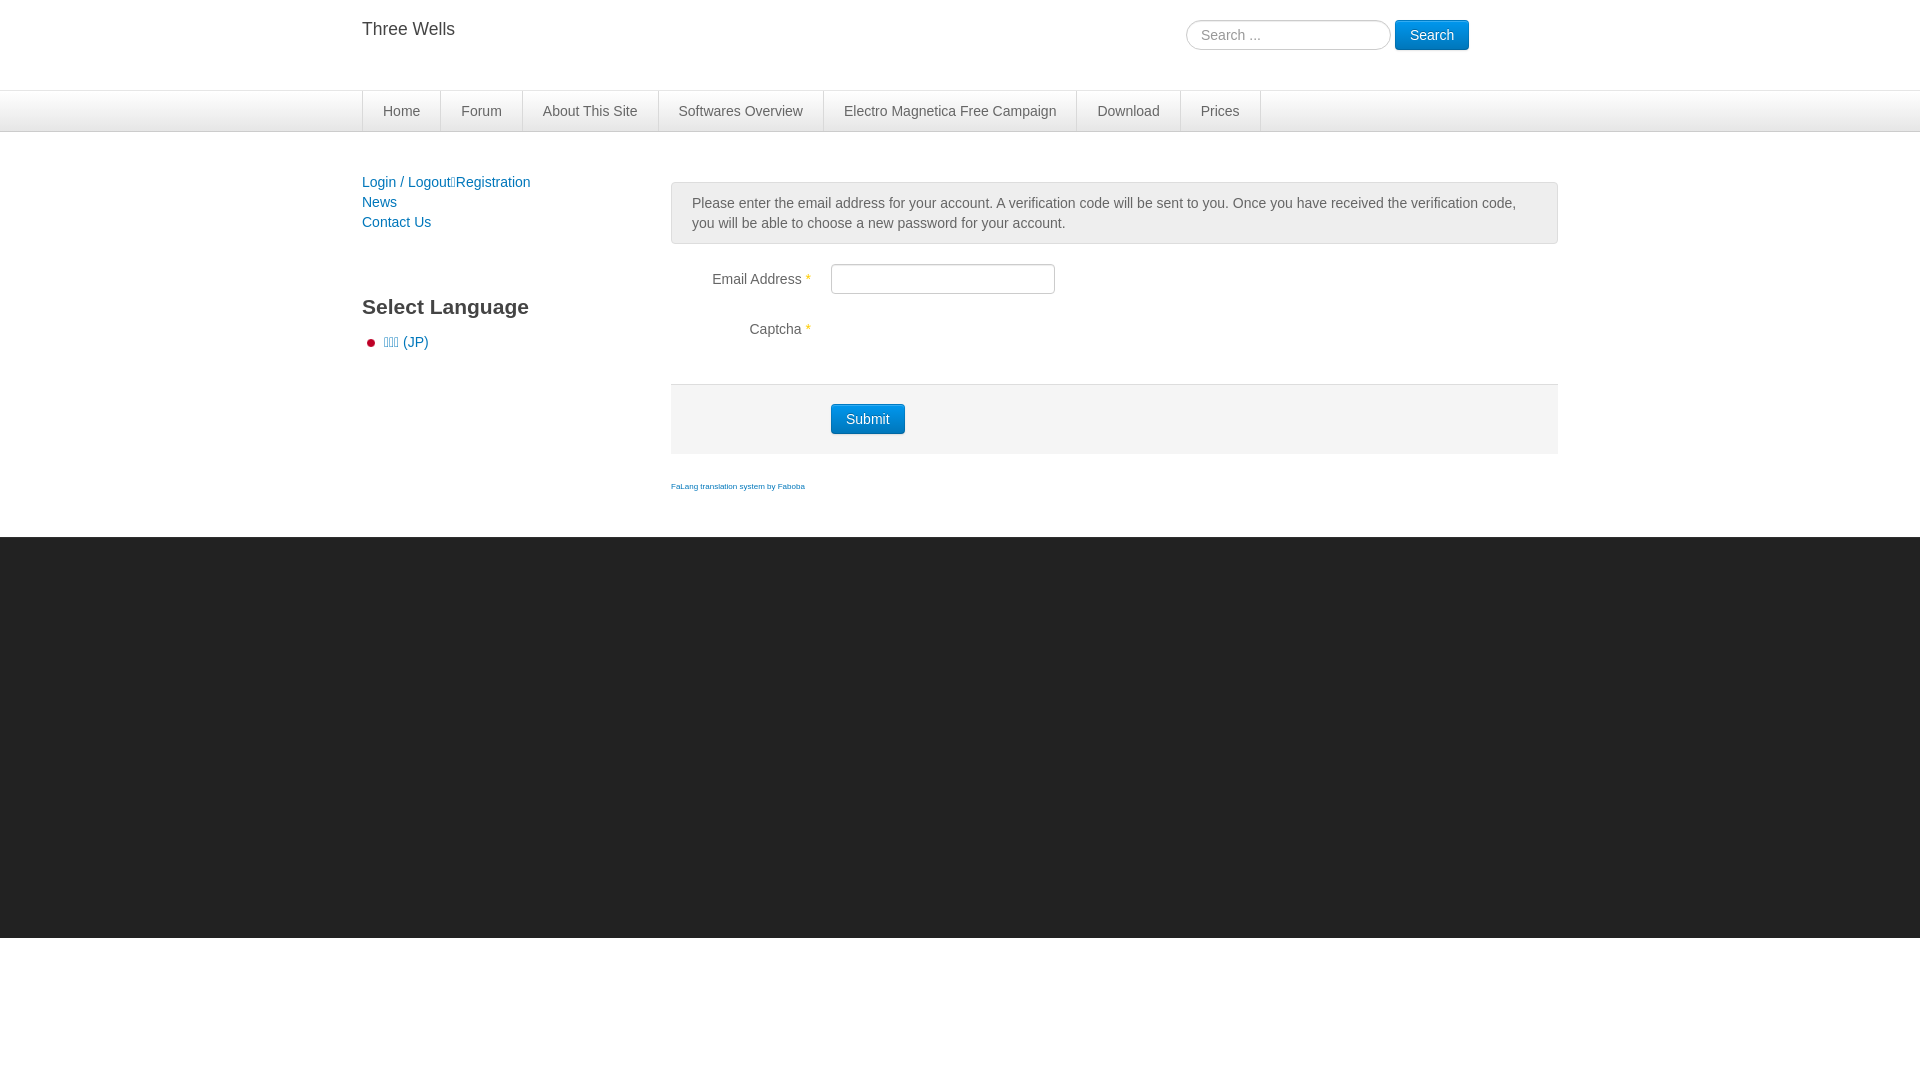 The height and width of the screenshot is (1080, 1920). Describe the element at coordinates (401, 111) in the screenshot. I see `'Home'` at that location.